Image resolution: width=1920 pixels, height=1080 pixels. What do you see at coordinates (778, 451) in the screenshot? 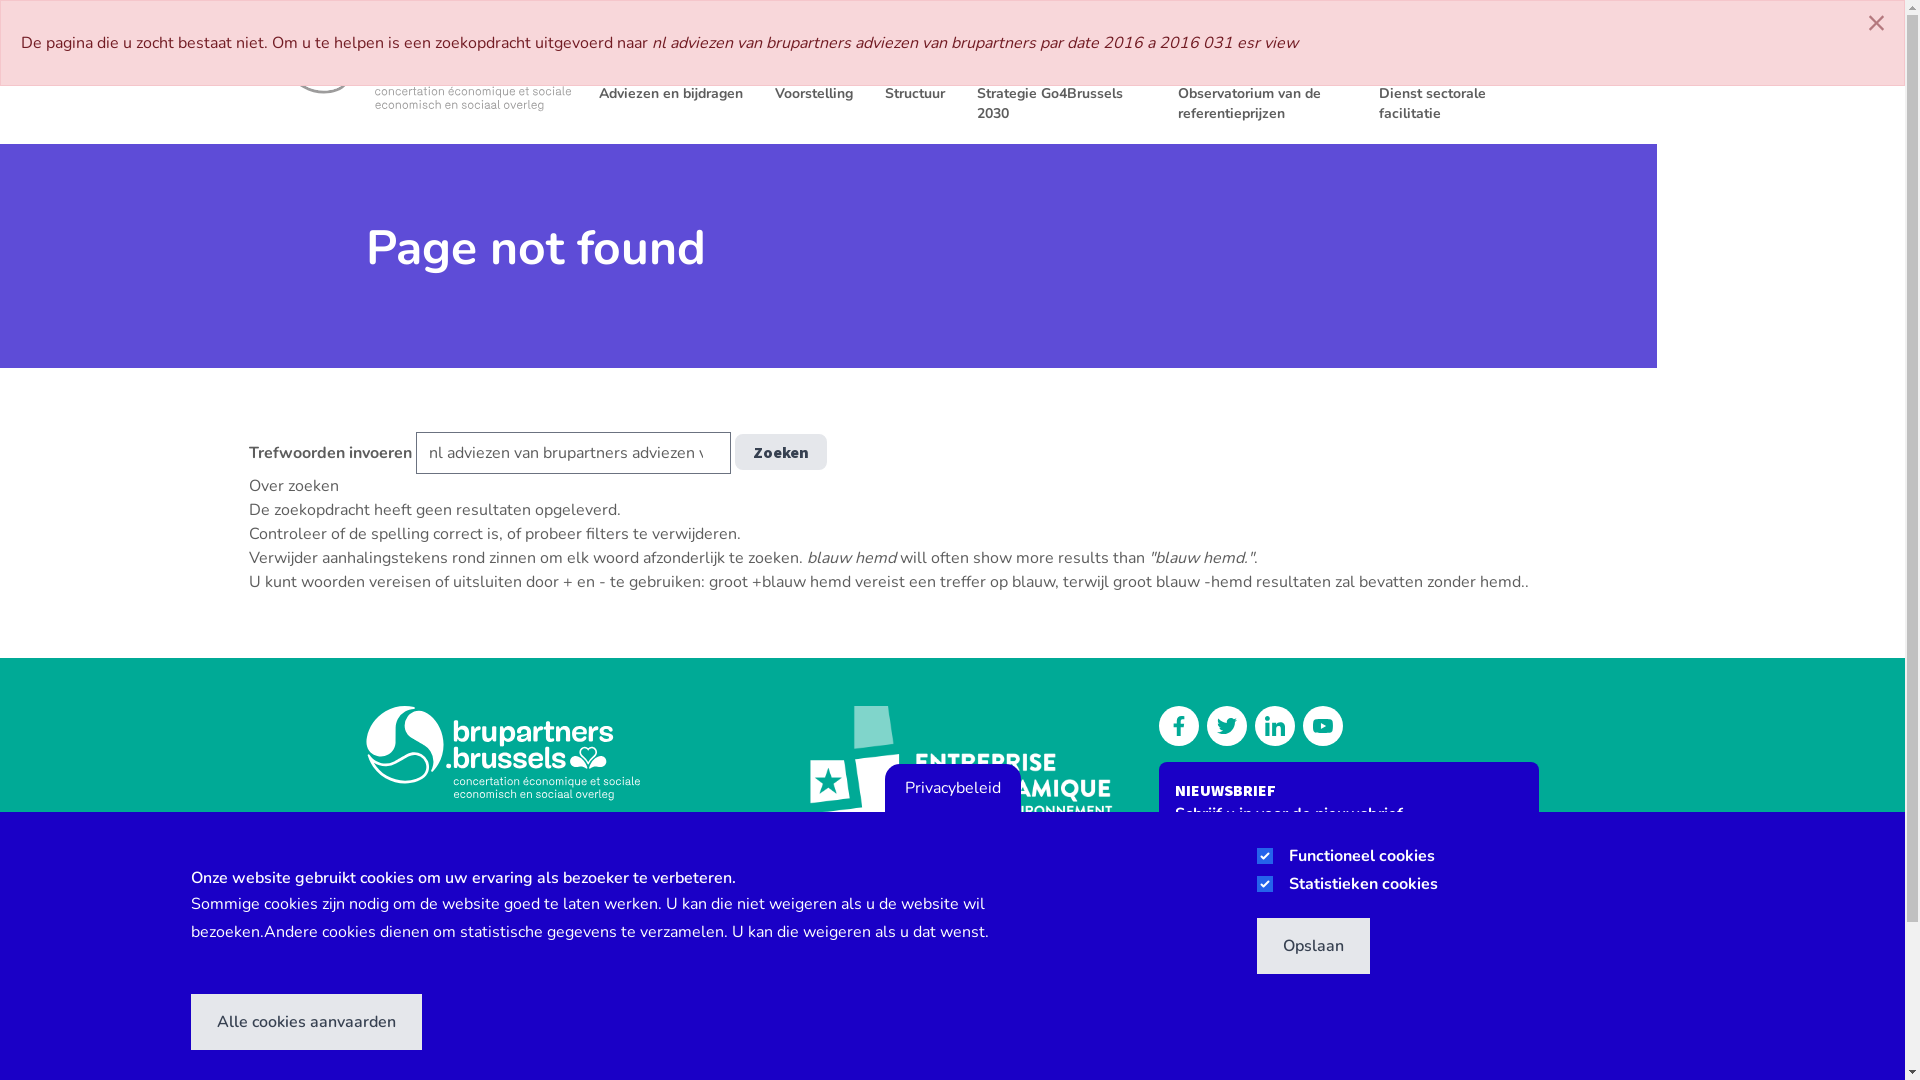
I see `'Zoeken'` at bounding box center [778, 451].